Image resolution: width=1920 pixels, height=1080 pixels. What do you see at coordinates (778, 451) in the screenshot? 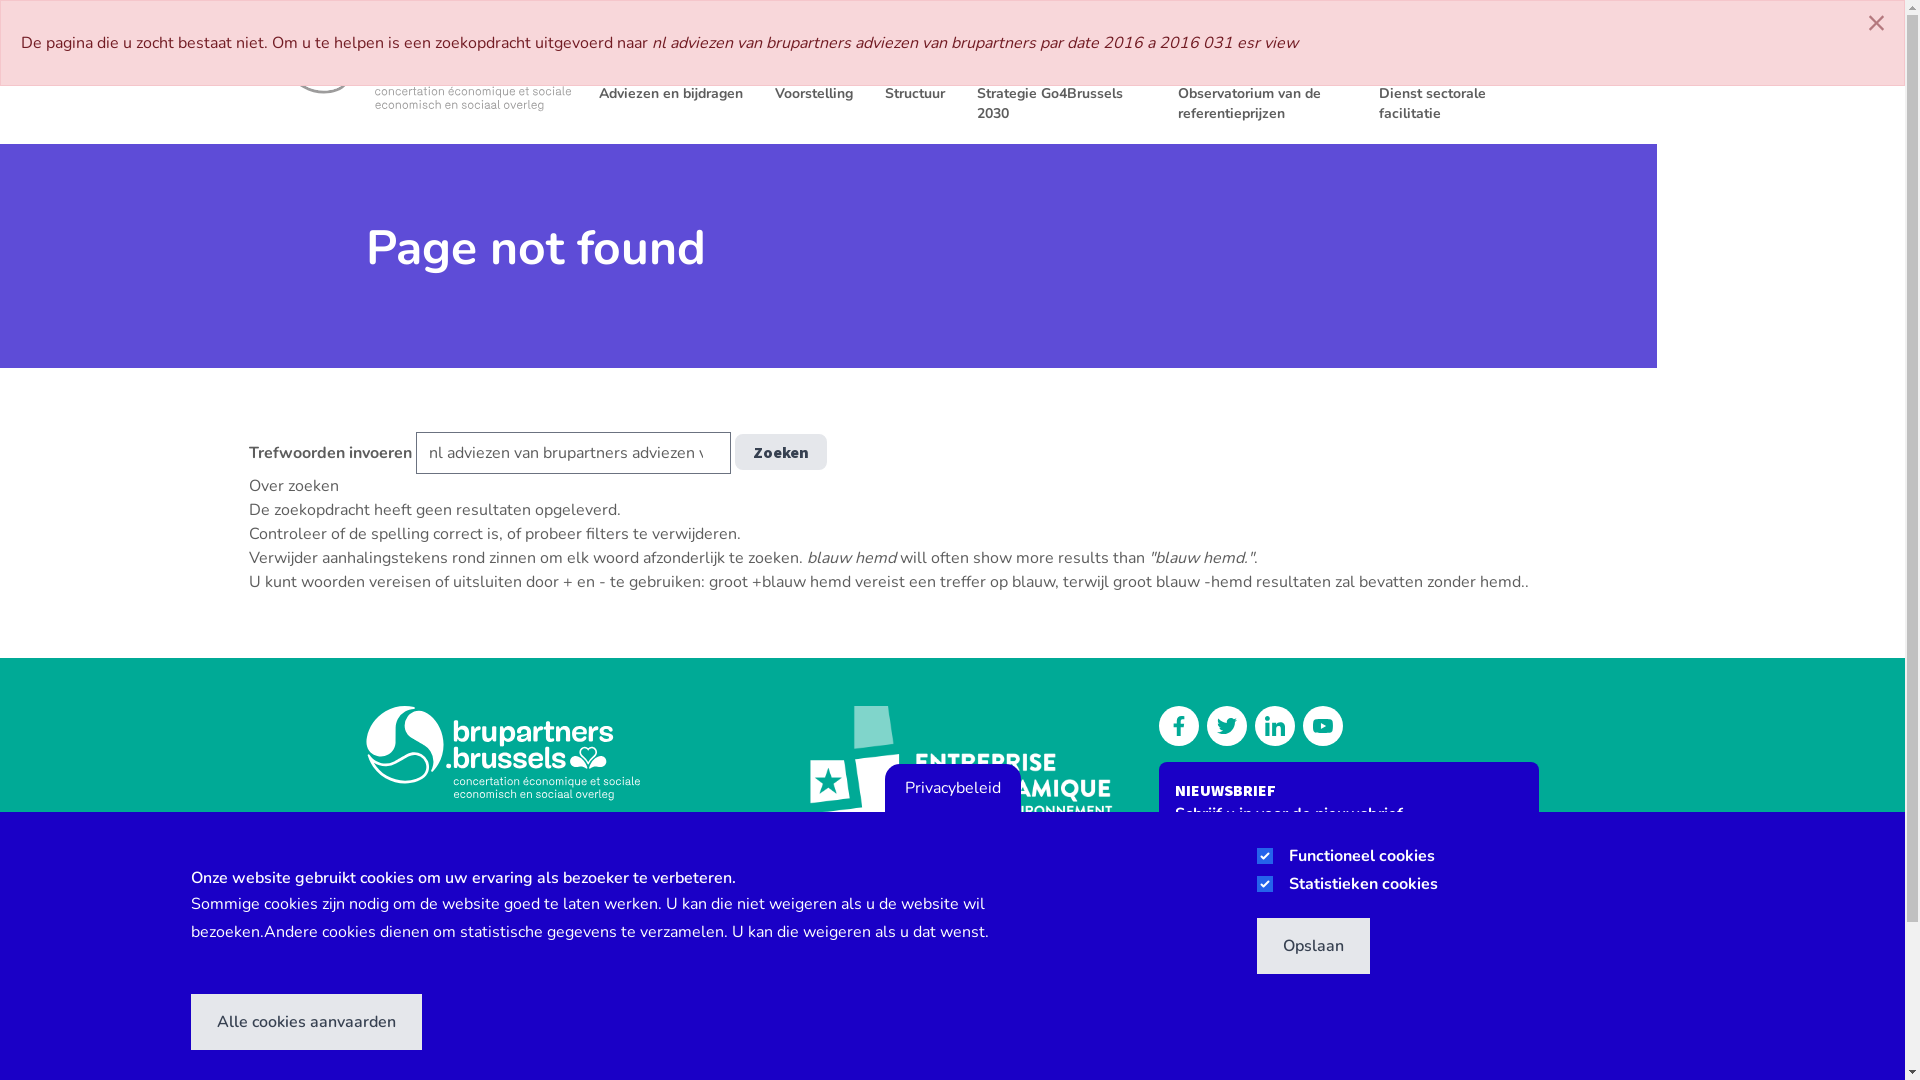
I see `'Zoeken'` at bounding box center [778, 451].